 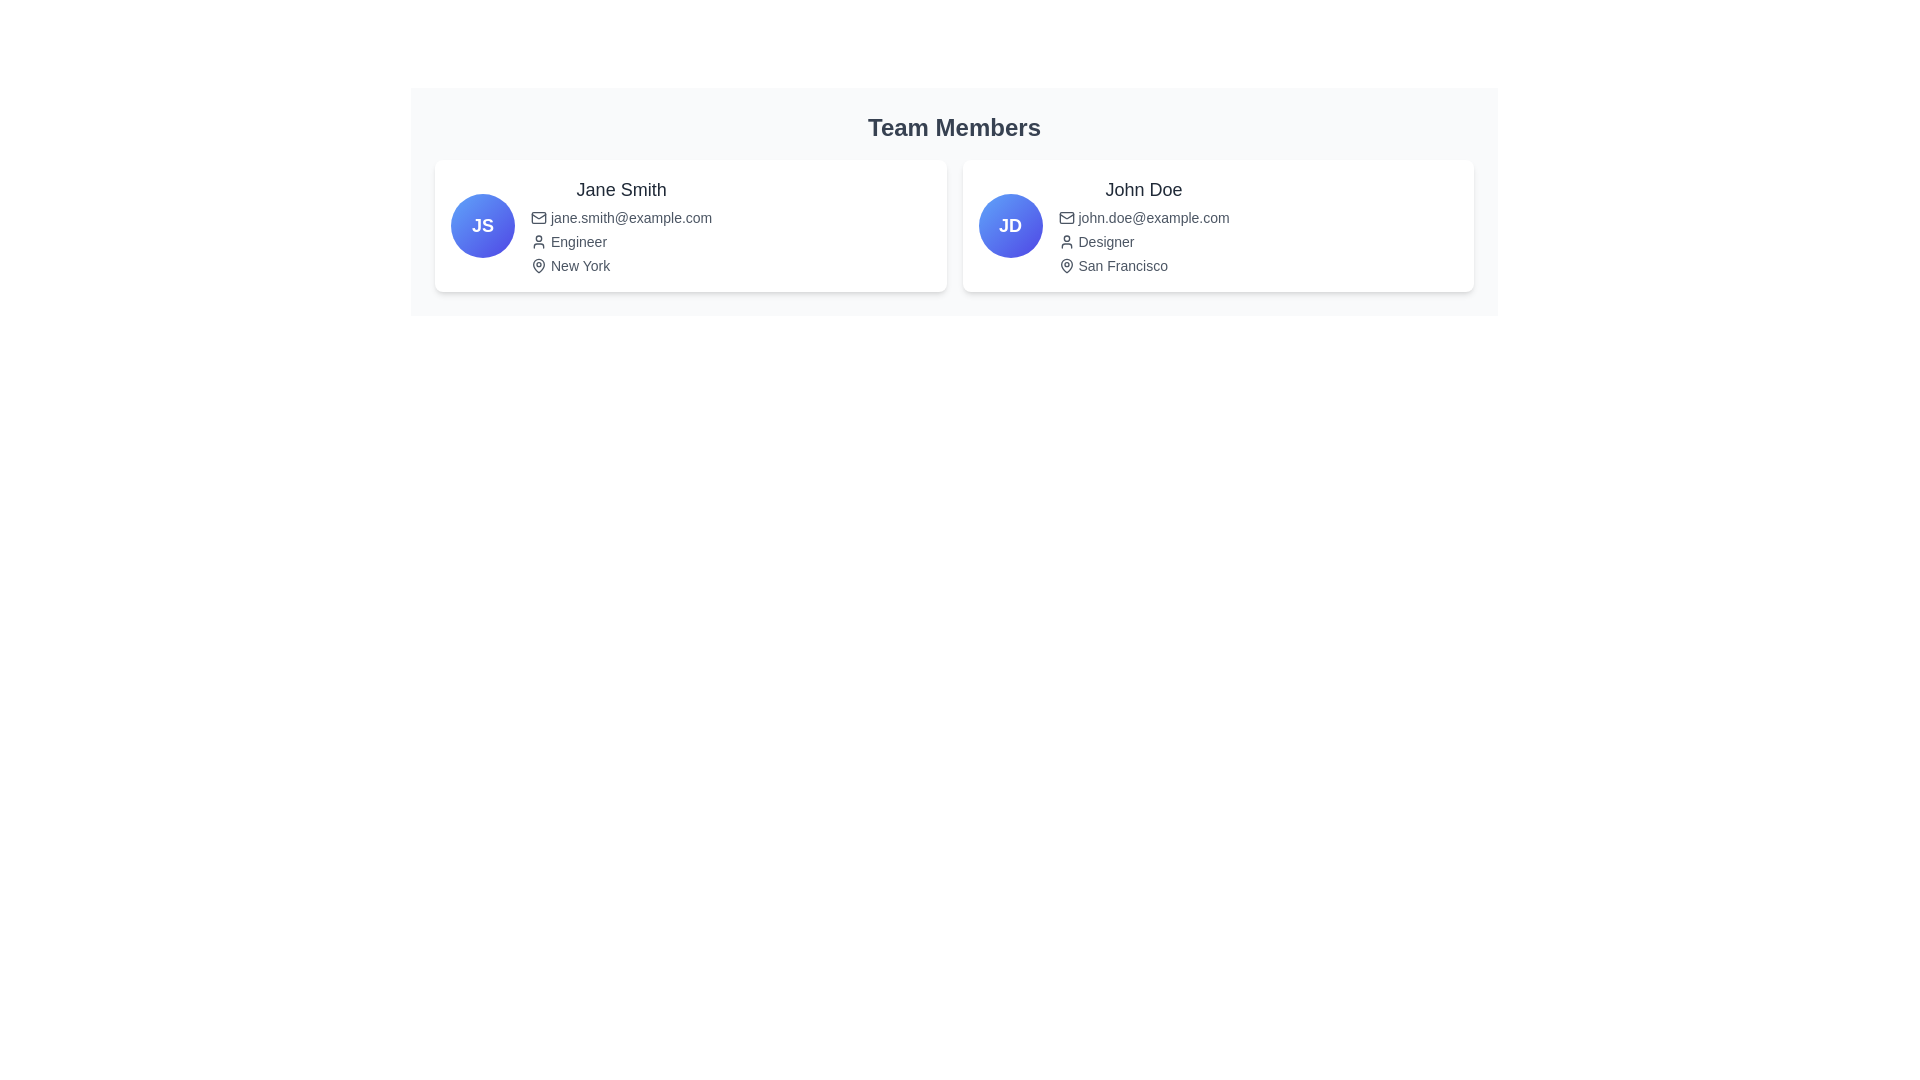 What do you see at coordinates (1065, 241) in the screenshot?
I see `the user-profile icon representing 'John Doe' in the 'Team Members' section, which is positioned to the left of the text 'Designer'` at bounding box center [1065, 241].